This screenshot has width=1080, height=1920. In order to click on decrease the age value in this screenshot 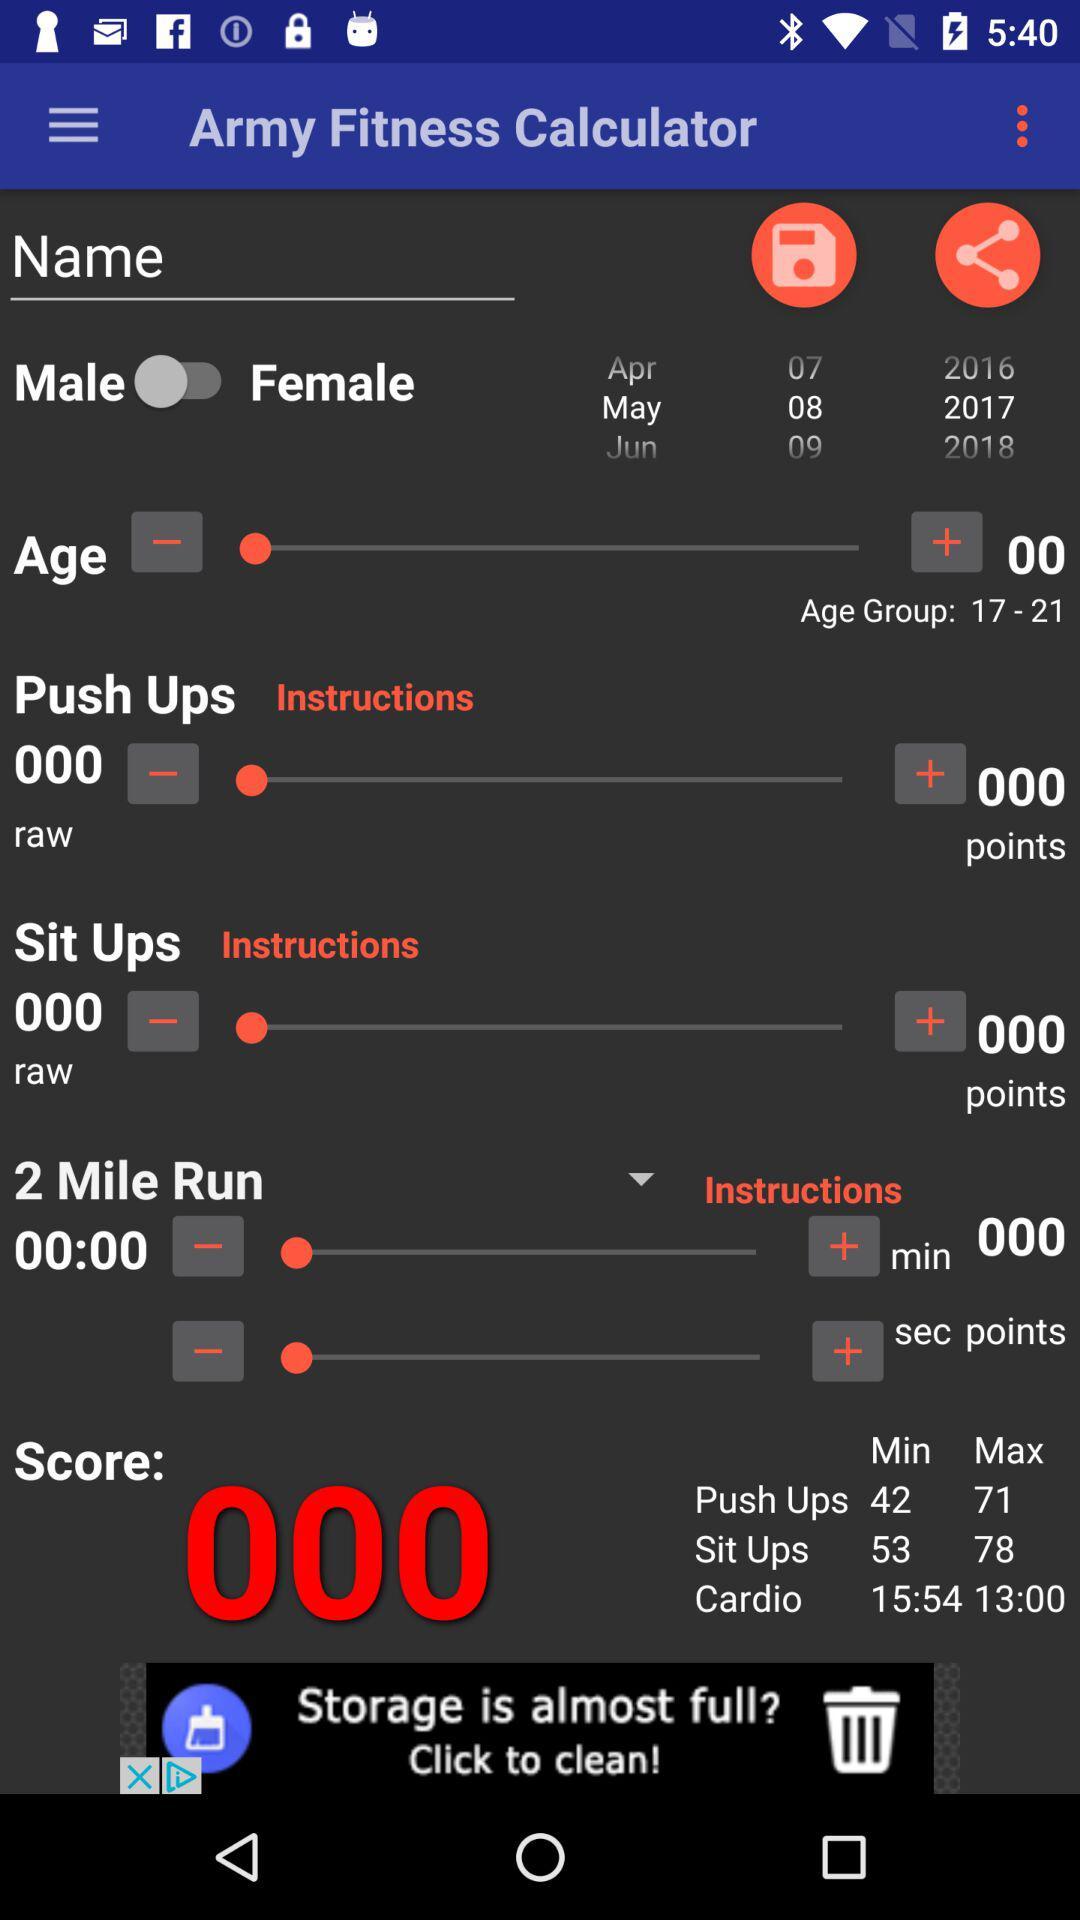, I will do `click(165, 541)`.